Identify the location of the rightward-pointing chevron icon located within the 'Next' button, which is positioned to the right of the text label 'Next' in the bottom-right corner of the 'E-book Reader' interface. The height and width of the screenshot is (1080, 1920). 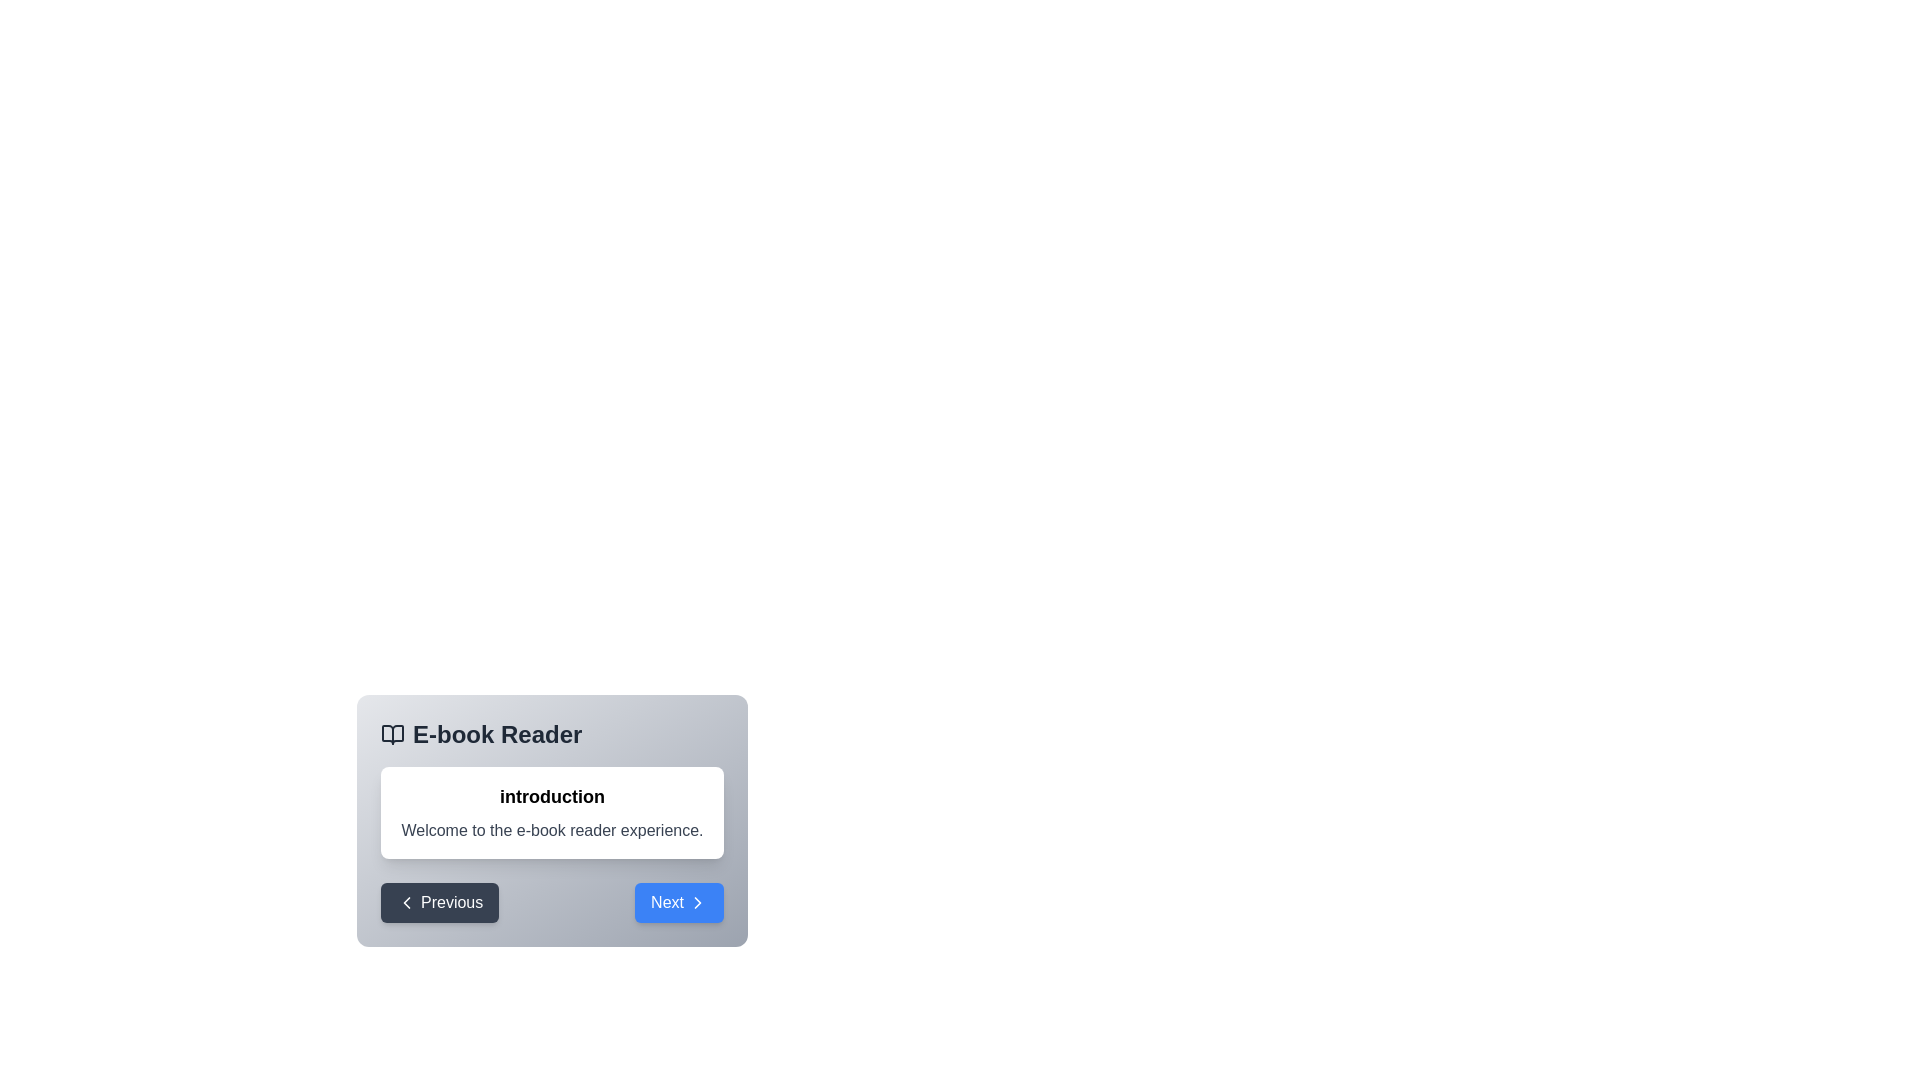
(697, 902).